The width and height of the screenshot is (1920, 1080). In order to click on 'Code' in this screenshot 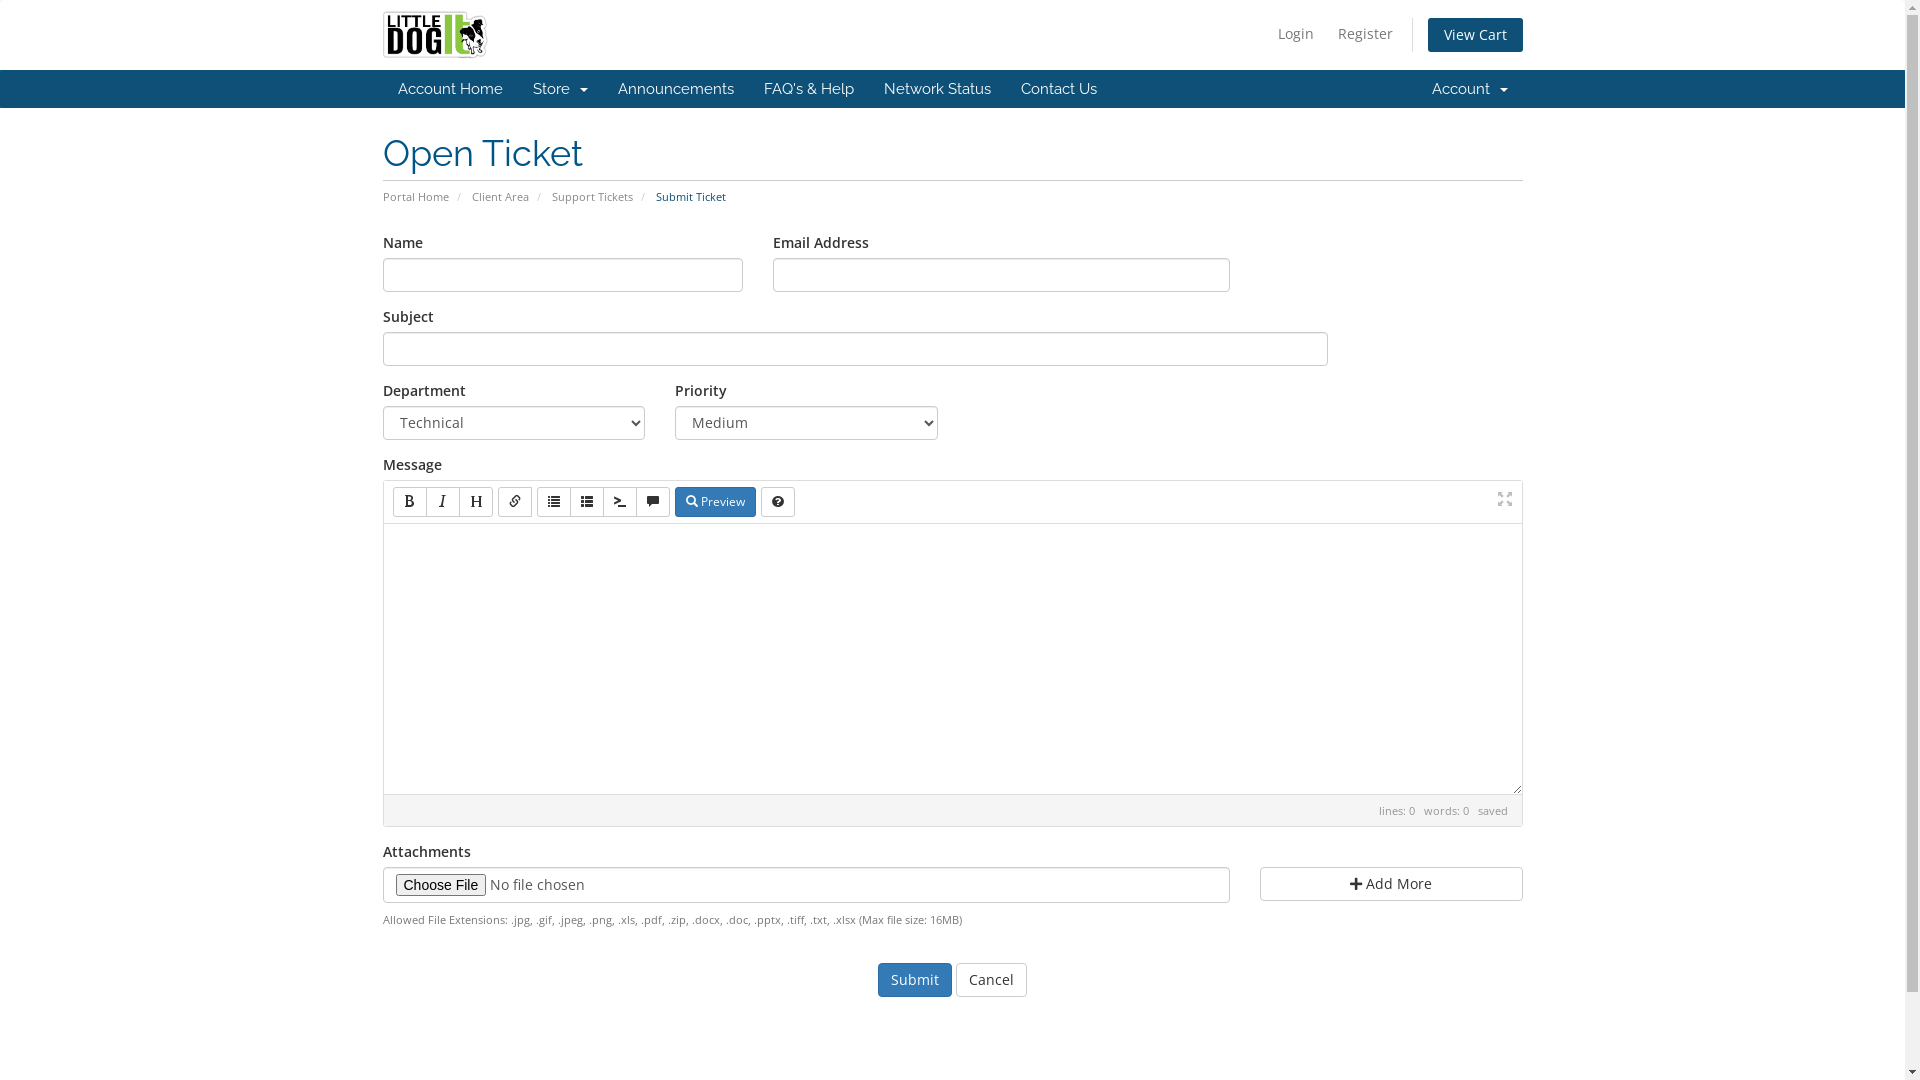, I will do `click(600, 500)`.